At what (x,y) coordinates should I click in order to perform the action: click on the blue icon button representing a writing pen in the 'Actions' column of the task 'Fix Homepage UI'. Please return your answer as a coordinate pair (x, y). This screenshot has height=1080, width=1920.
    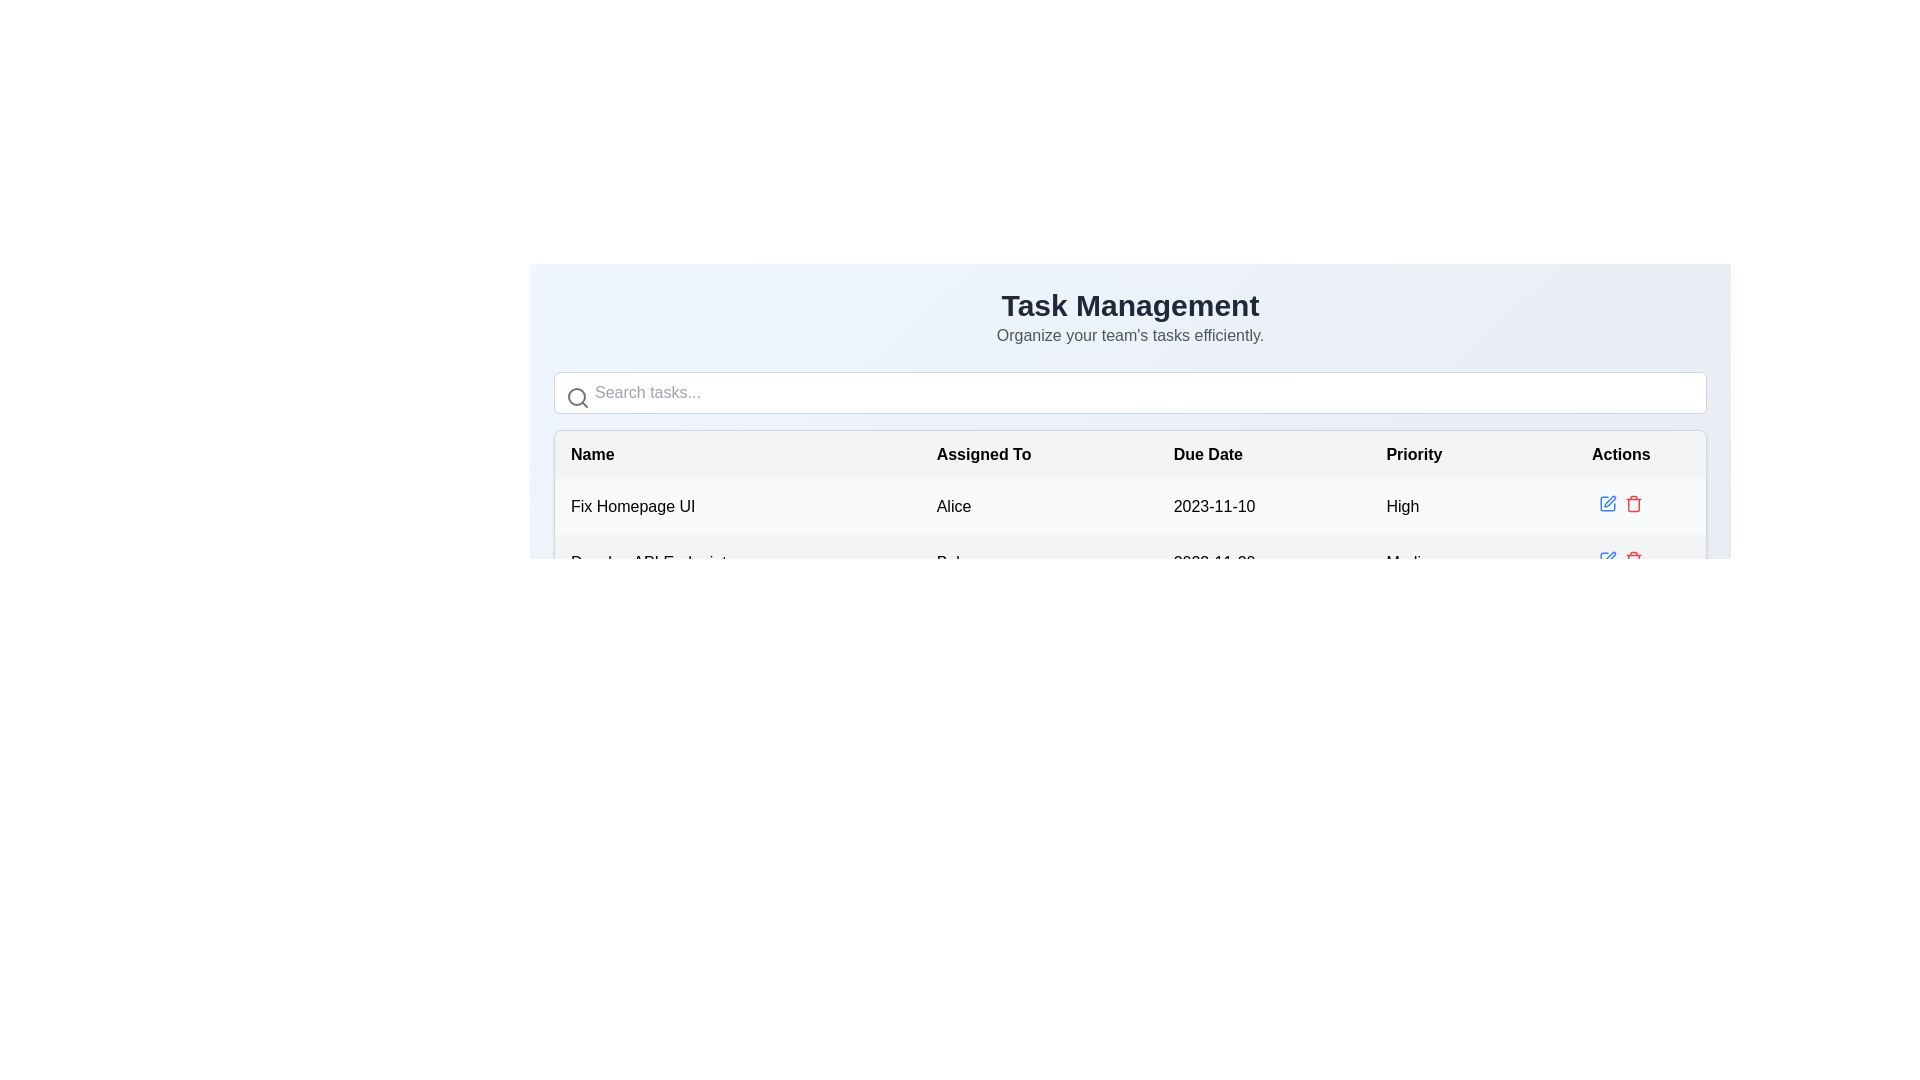
    Looking at the image, I should click on (1608, 503).